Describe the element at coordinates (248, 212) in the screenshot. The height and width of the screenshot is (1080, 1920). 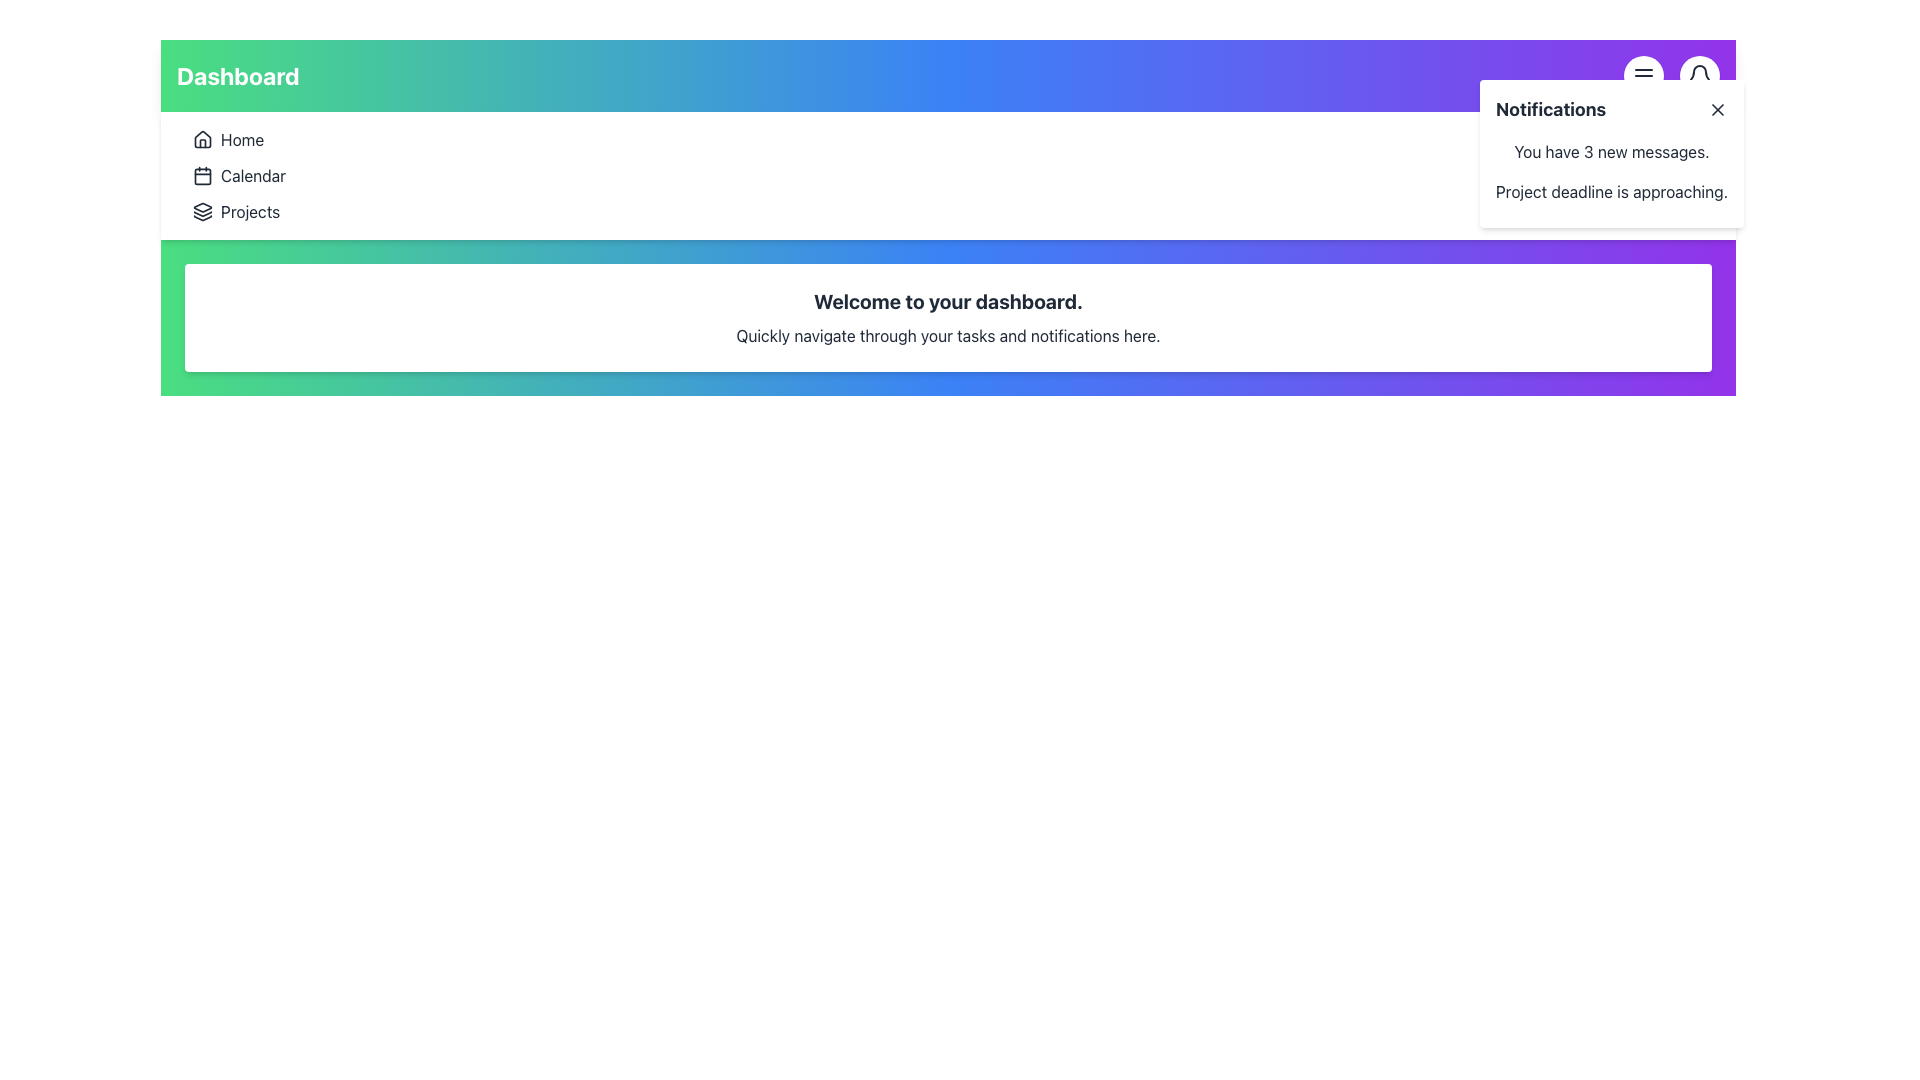
I see `the 'Projects' text label` at that location.